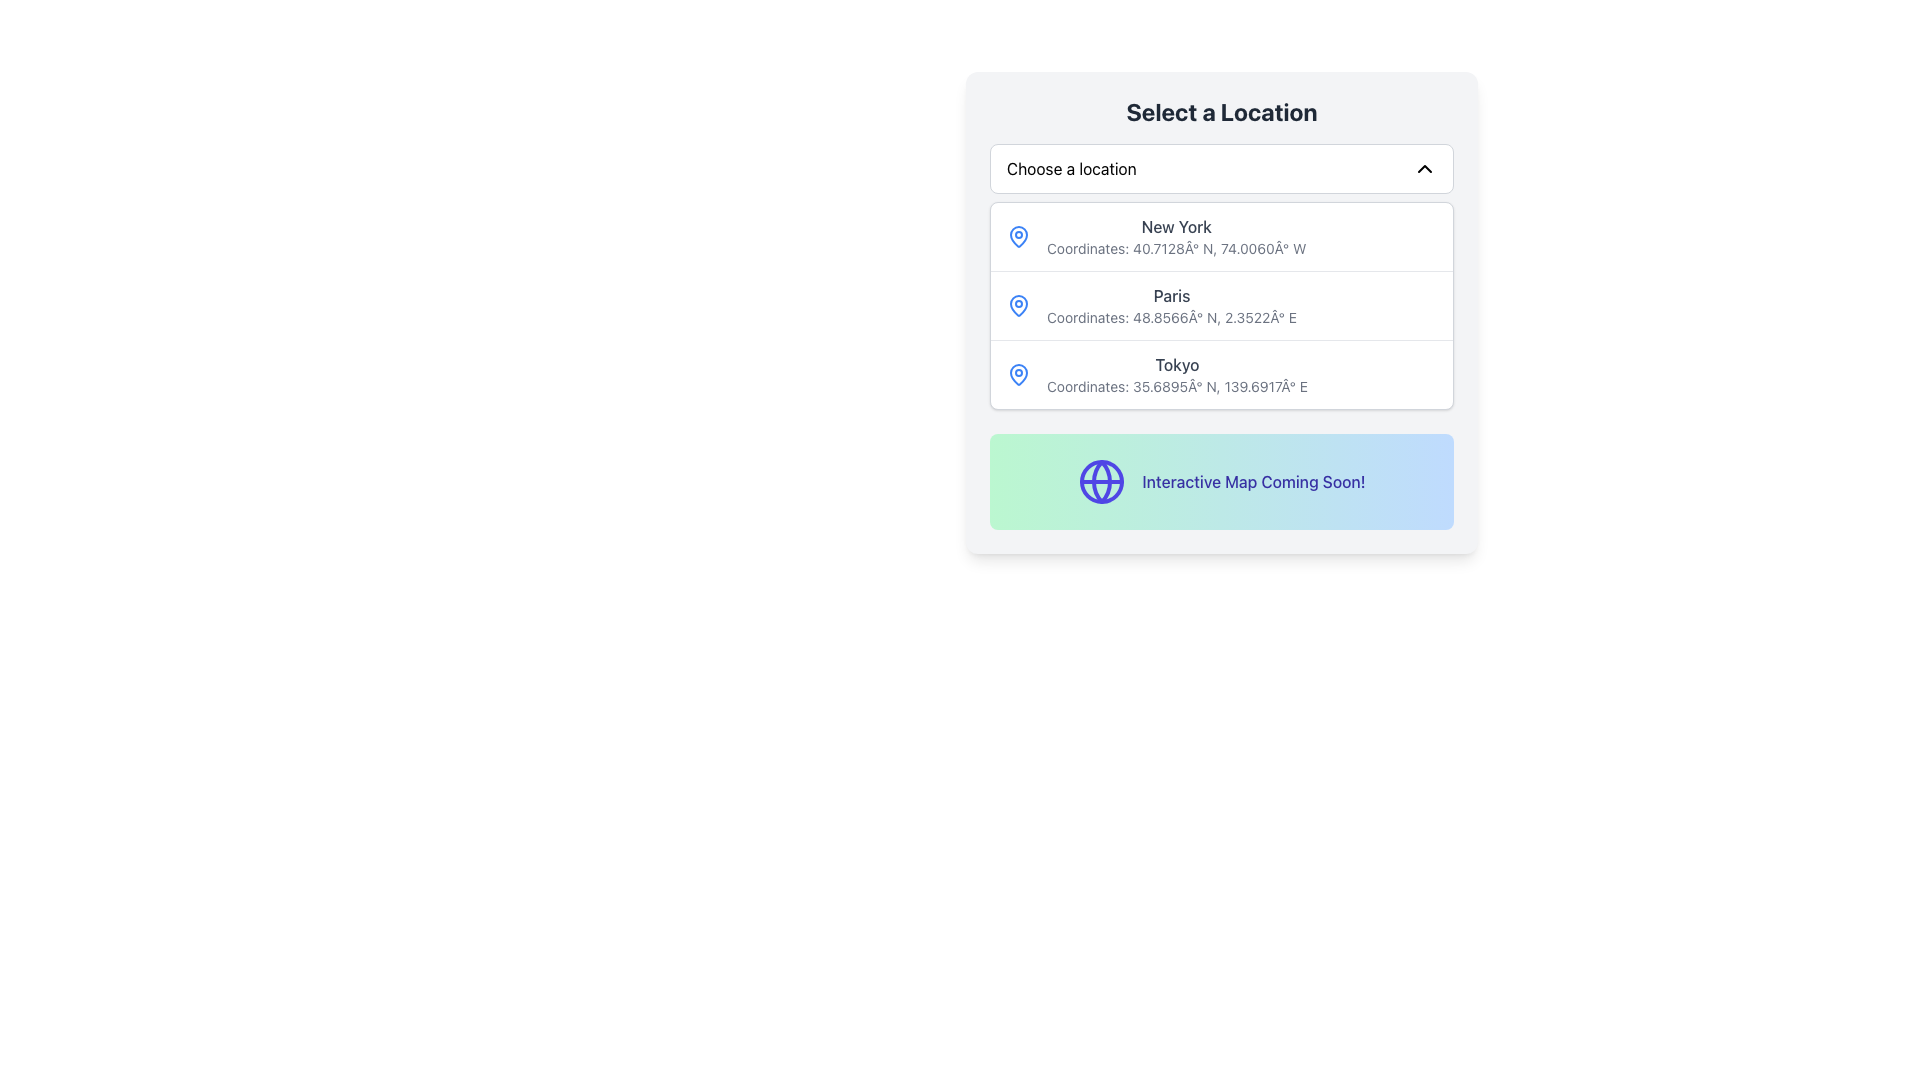 This screenshot has width=1920, height=1080. What do you see at coordinates (1221, 374) in the screenshot?
I see `location details from the third list item in the location selector, which shows 'Tokyo' and its coordinates` at bounding box center [1221, 374].